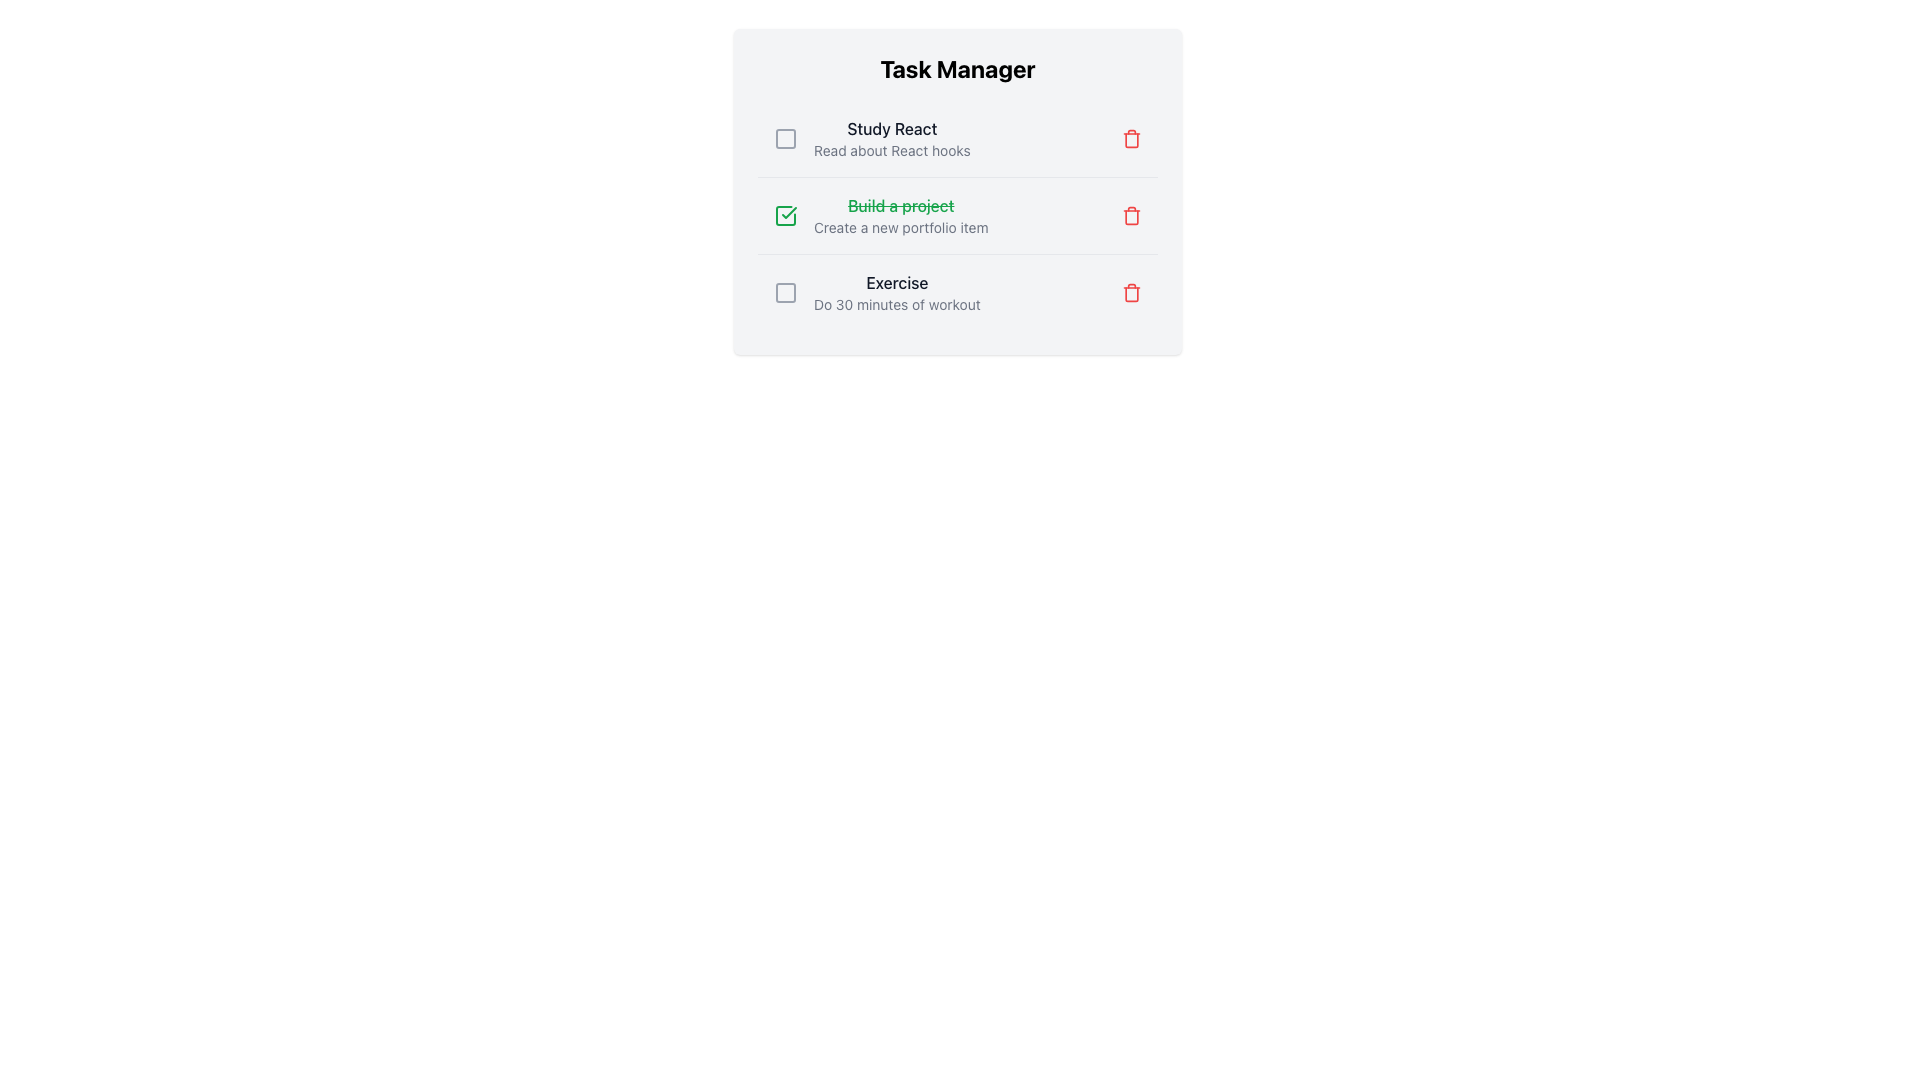 The height and width of the screenshot is (1080, 1920). What do you see at coordinates (900, 205) in the screenshot?
I see `the text label that reads 'Build a project', styled in green with a line-through effect, indicating its completion or inactivity, located in the middle row of the task list section` at bounding box center [900, 205].